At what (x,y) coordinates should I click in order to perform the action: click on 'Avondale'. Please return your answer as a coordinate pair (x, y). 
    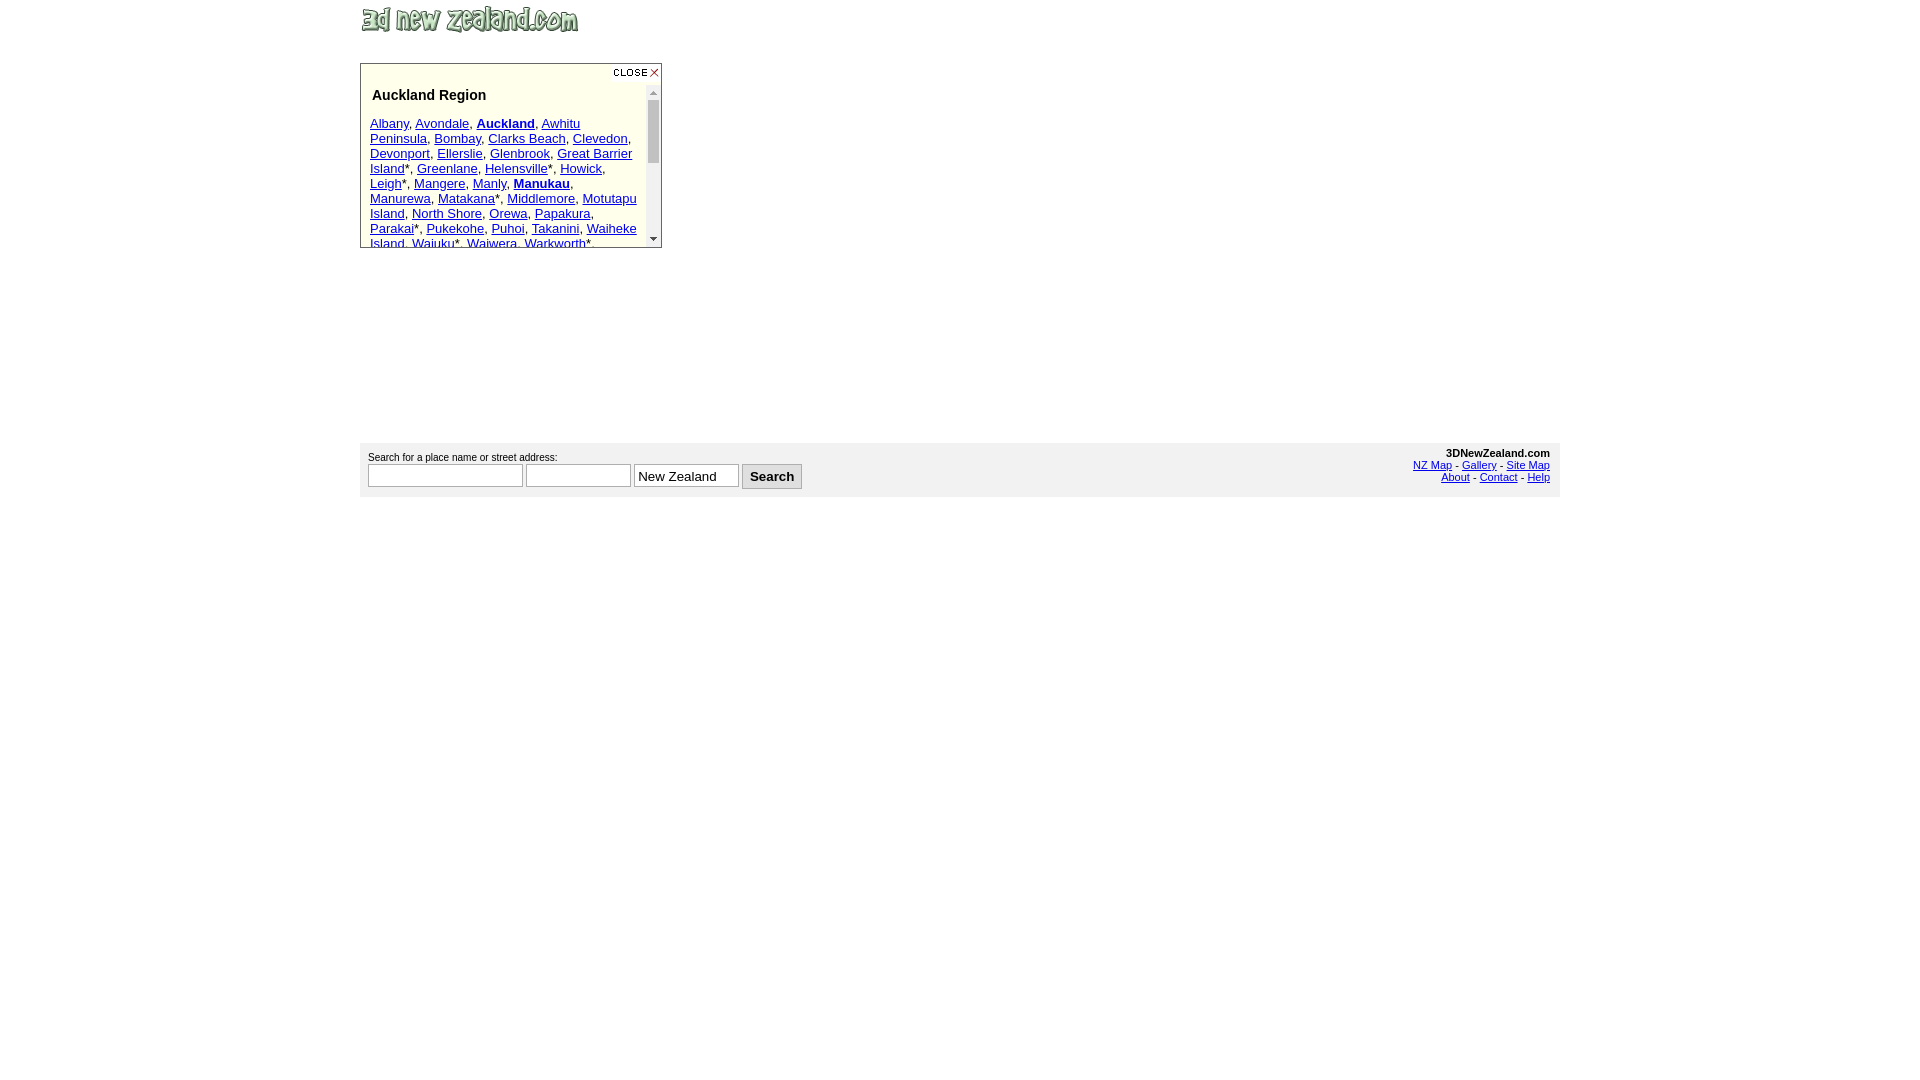
    Looking at the image, I should click on (440, 123).